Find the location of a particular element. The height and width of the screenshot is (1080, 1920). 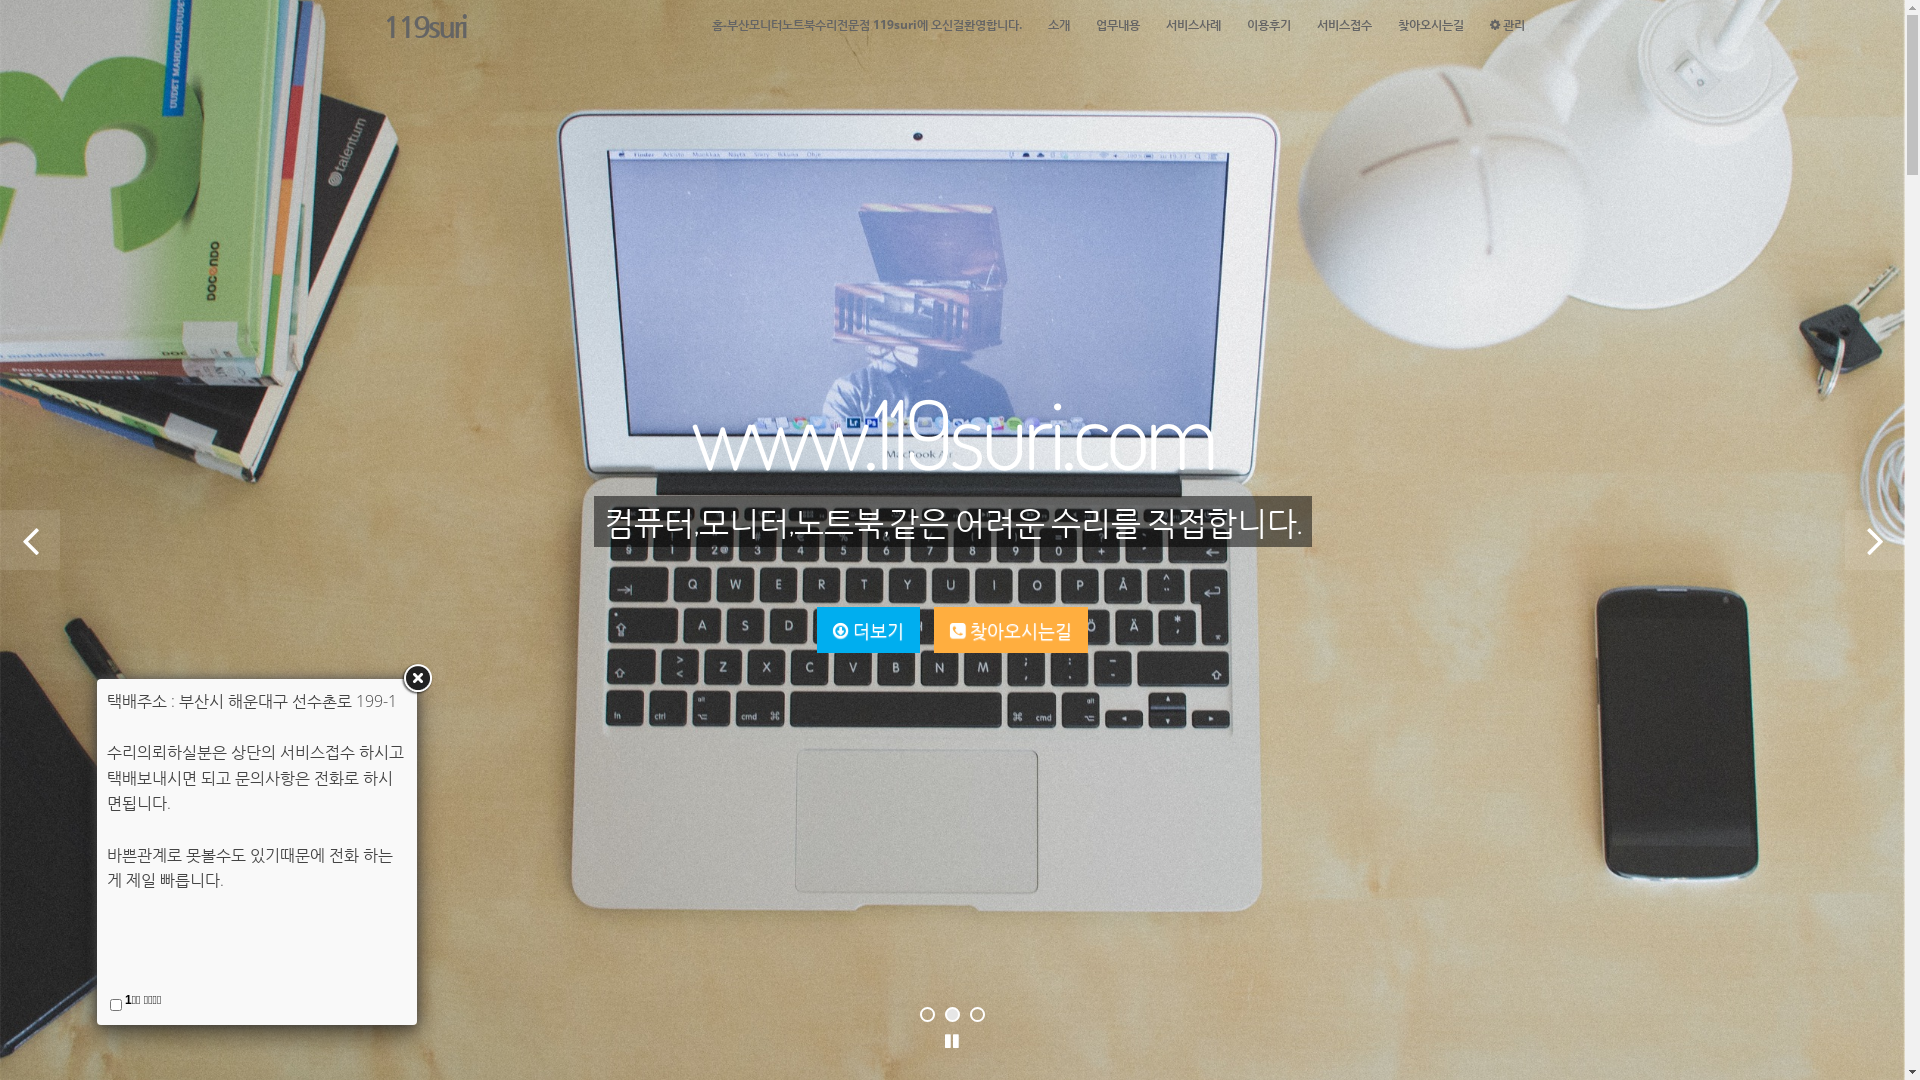

'Close' is located at coordinates (416, 677).